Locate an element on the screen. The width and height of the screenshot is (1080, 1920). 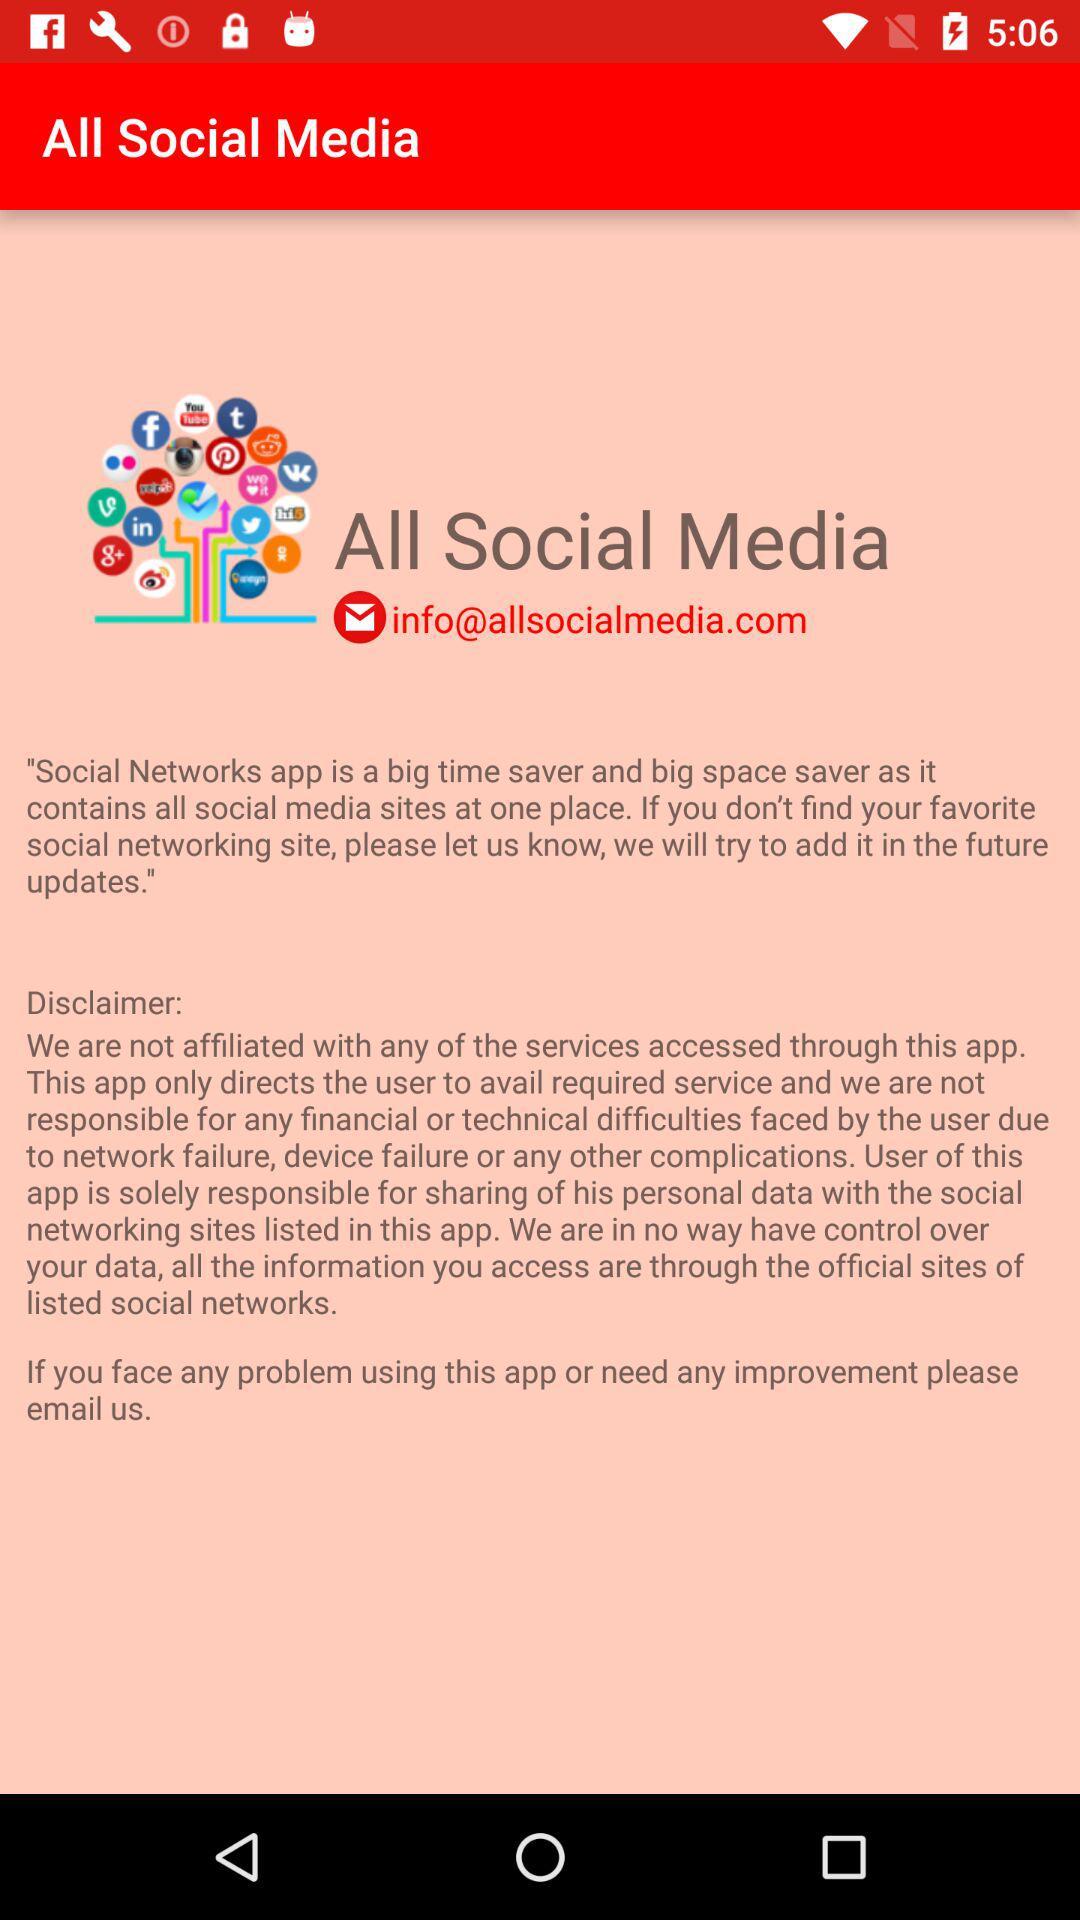
email option is located at coordinates (358, 616).